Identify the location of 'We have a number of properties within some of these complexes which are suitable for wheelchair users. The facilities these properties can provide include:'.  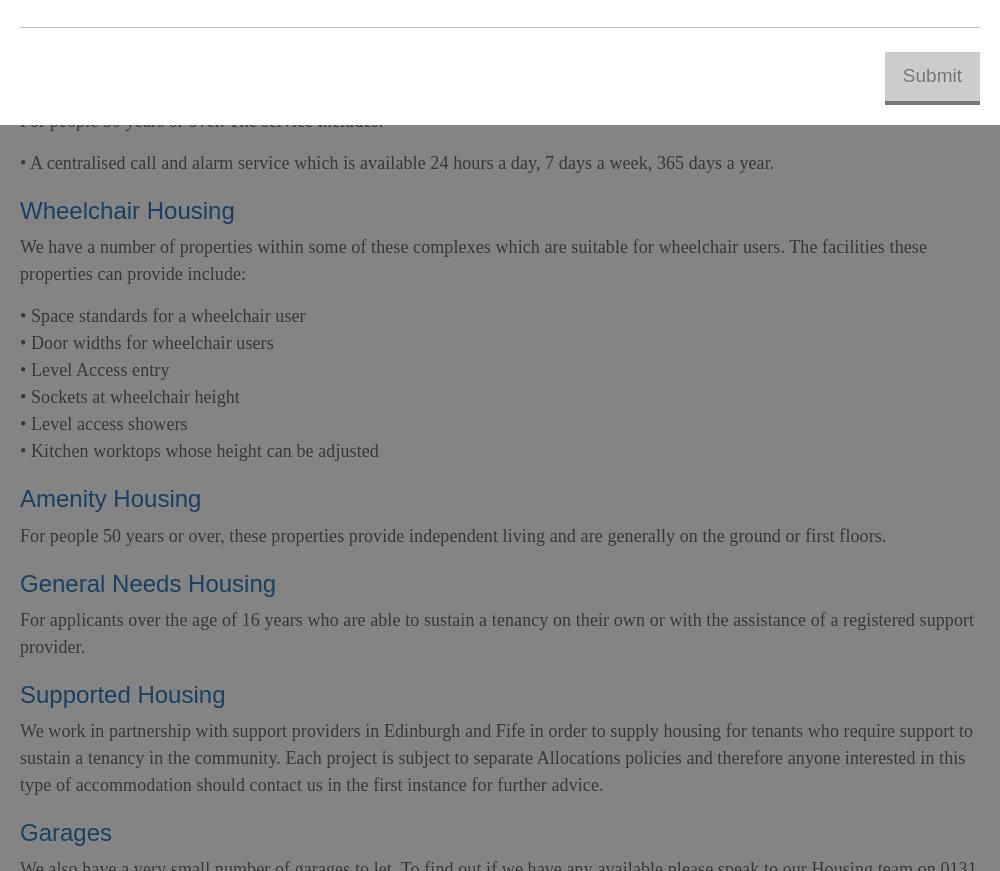
(472, 260).